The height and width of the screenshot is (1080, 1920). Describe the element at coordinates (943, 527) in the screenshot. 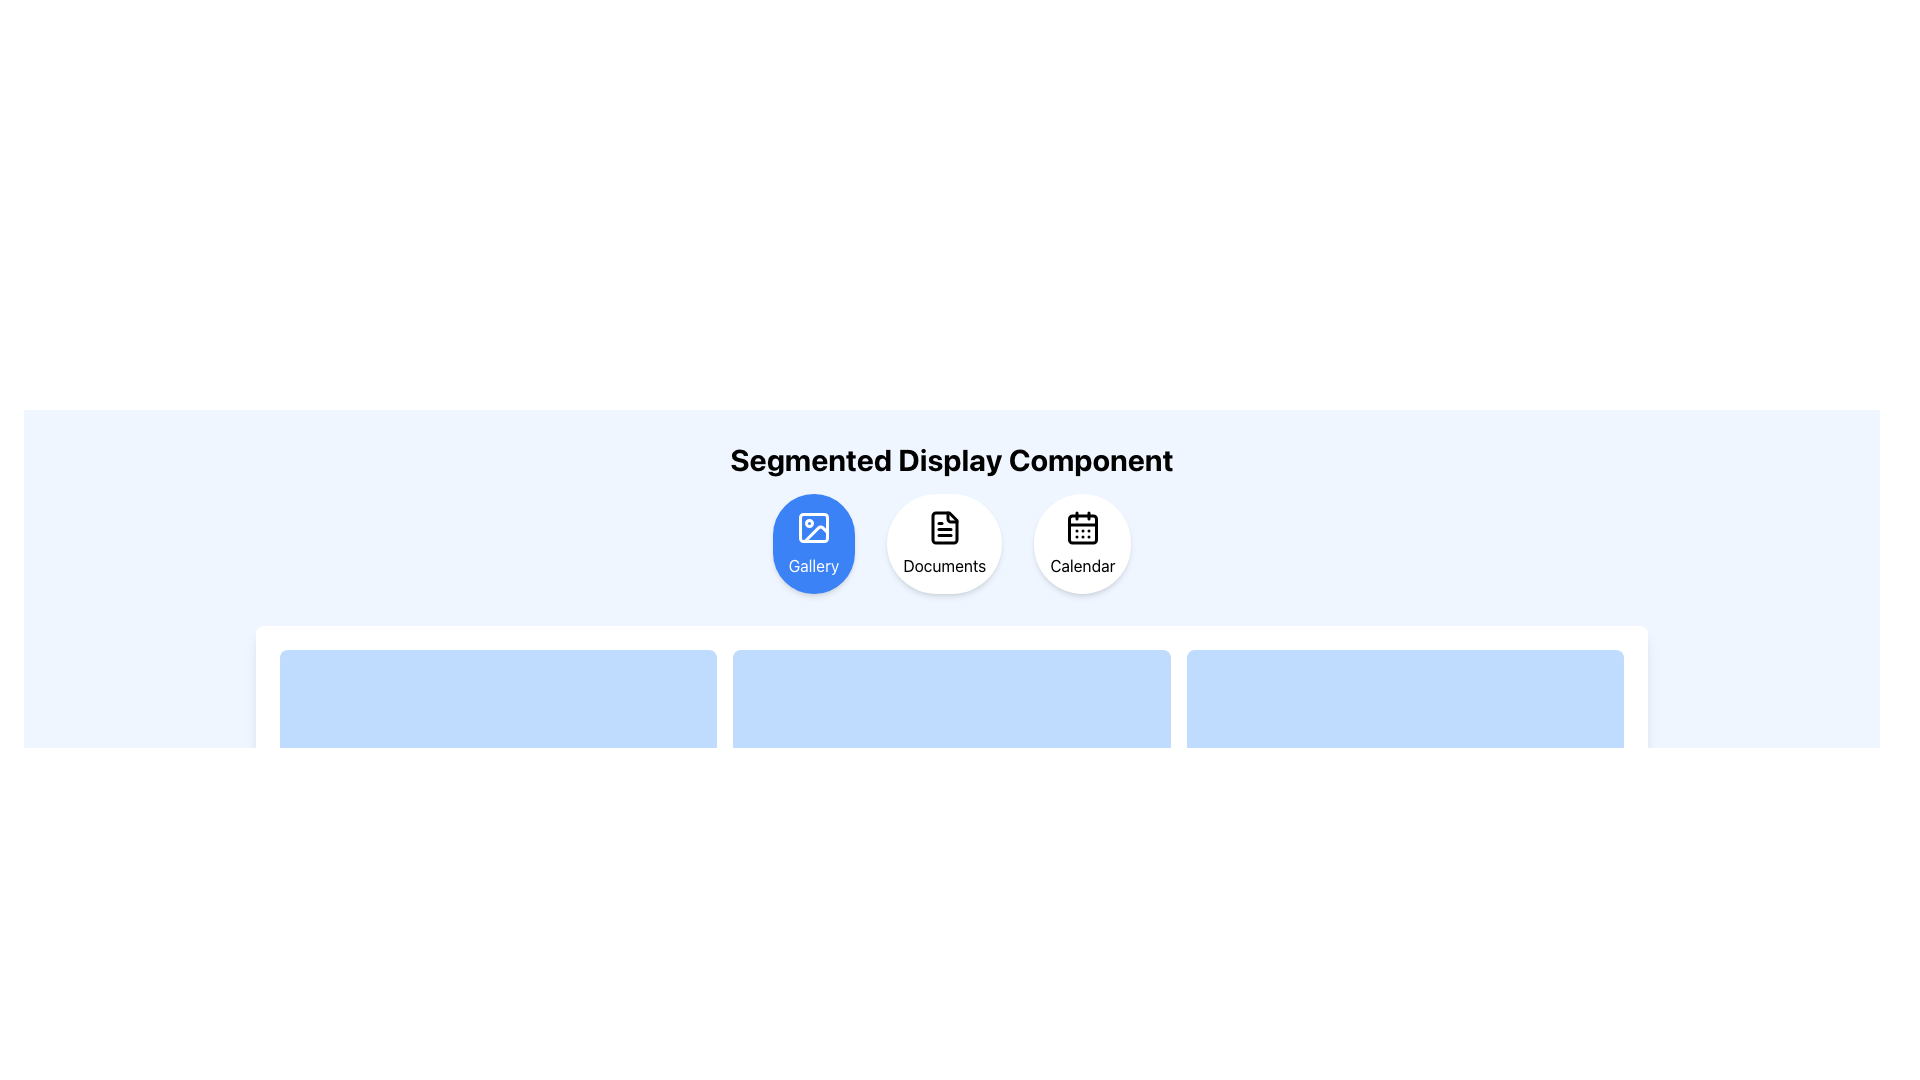

I see `the file icon within the 'Documents' button` at that location.